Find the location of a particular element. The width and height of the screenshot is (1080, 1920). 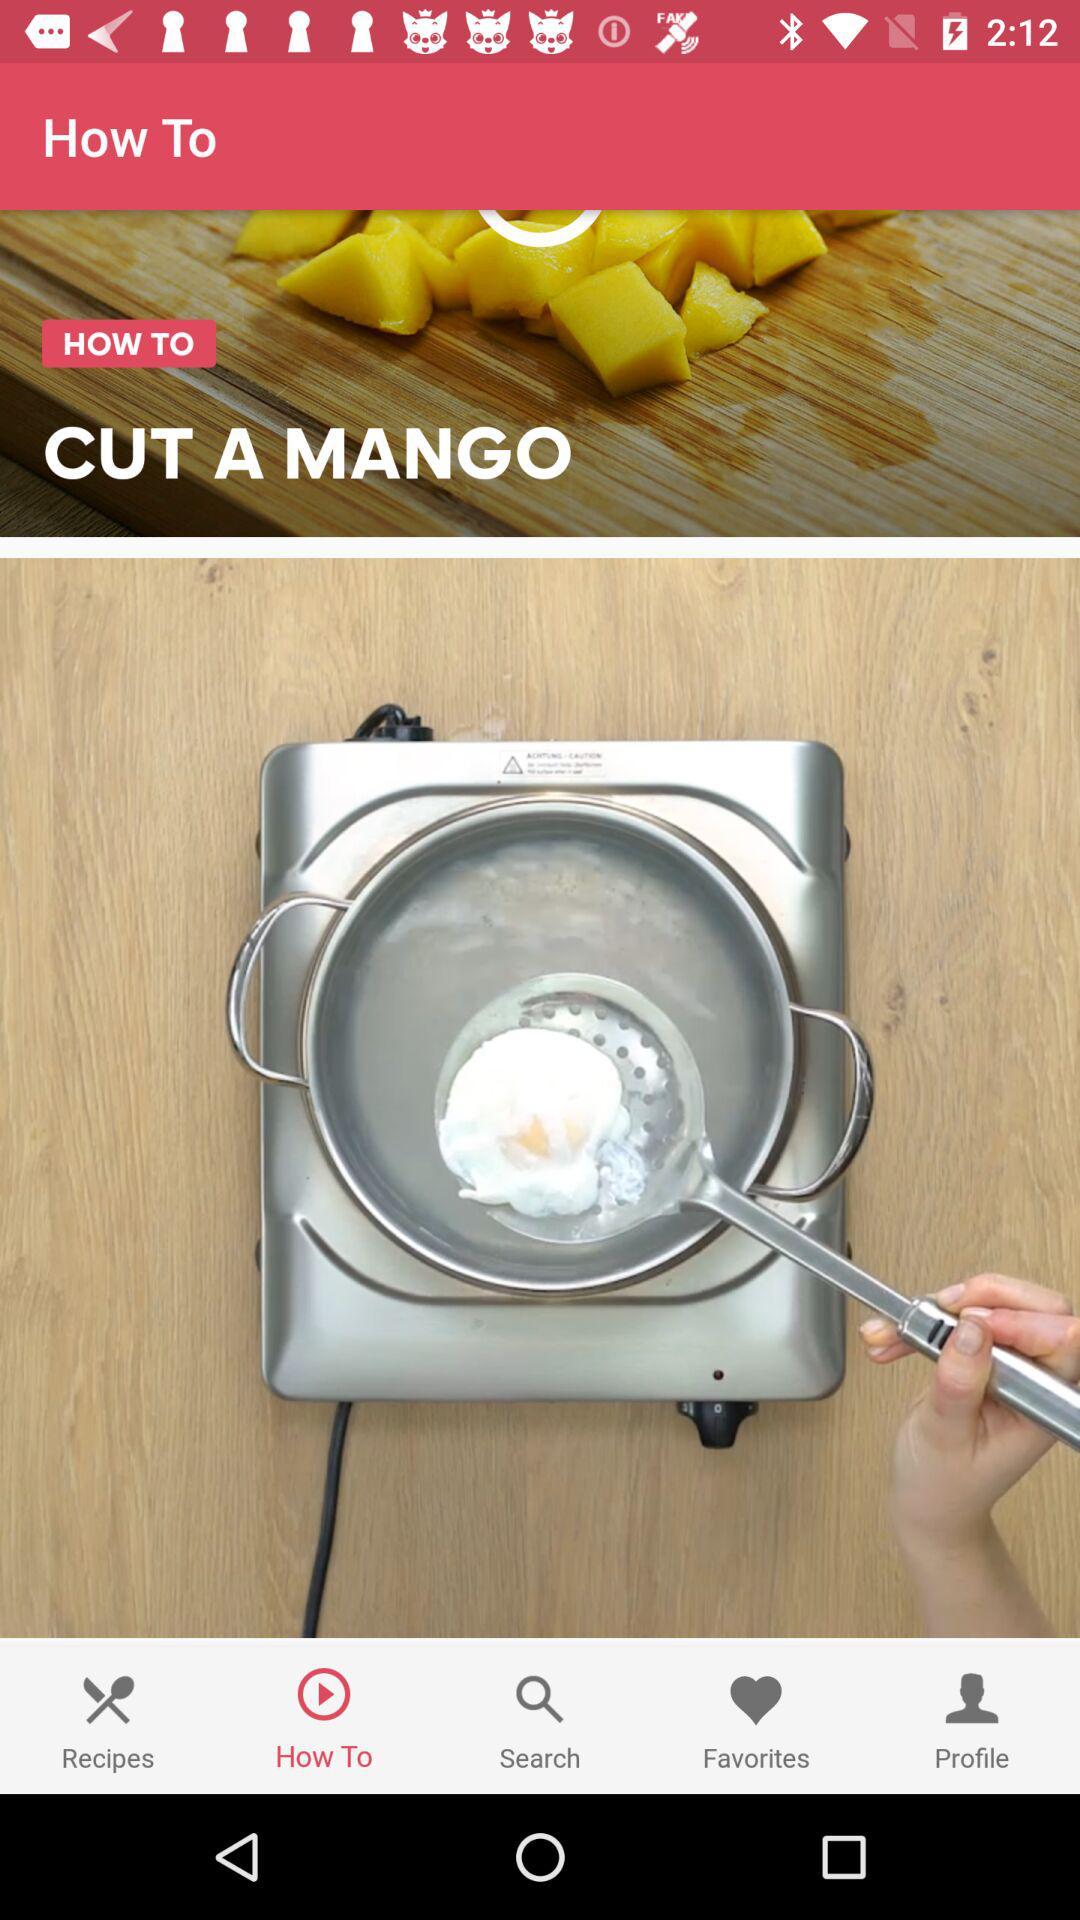

the image search right to image how to is located at coordinates (540, 1719).